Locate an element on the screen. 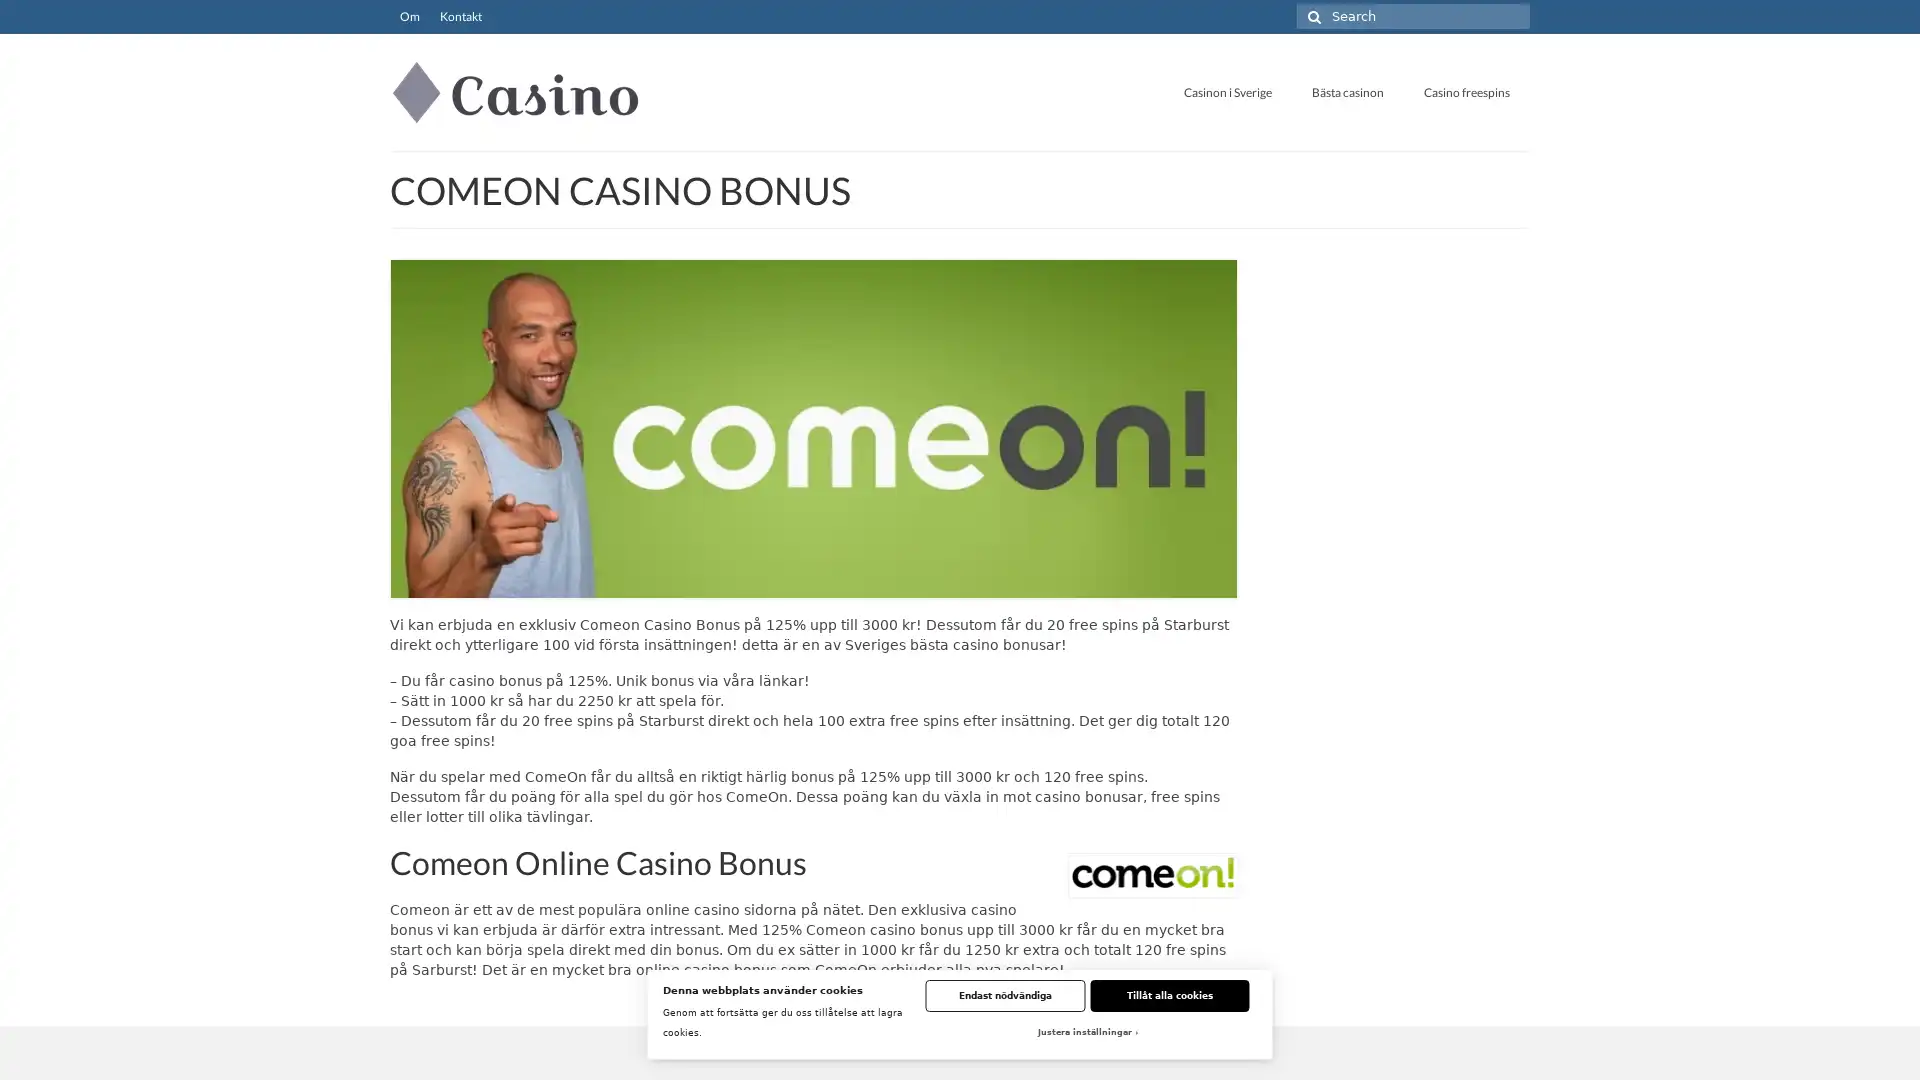 The width and height of the screenshot is (1920, 1080). Endast nodvandiga is located at coordinates (1004, 995).